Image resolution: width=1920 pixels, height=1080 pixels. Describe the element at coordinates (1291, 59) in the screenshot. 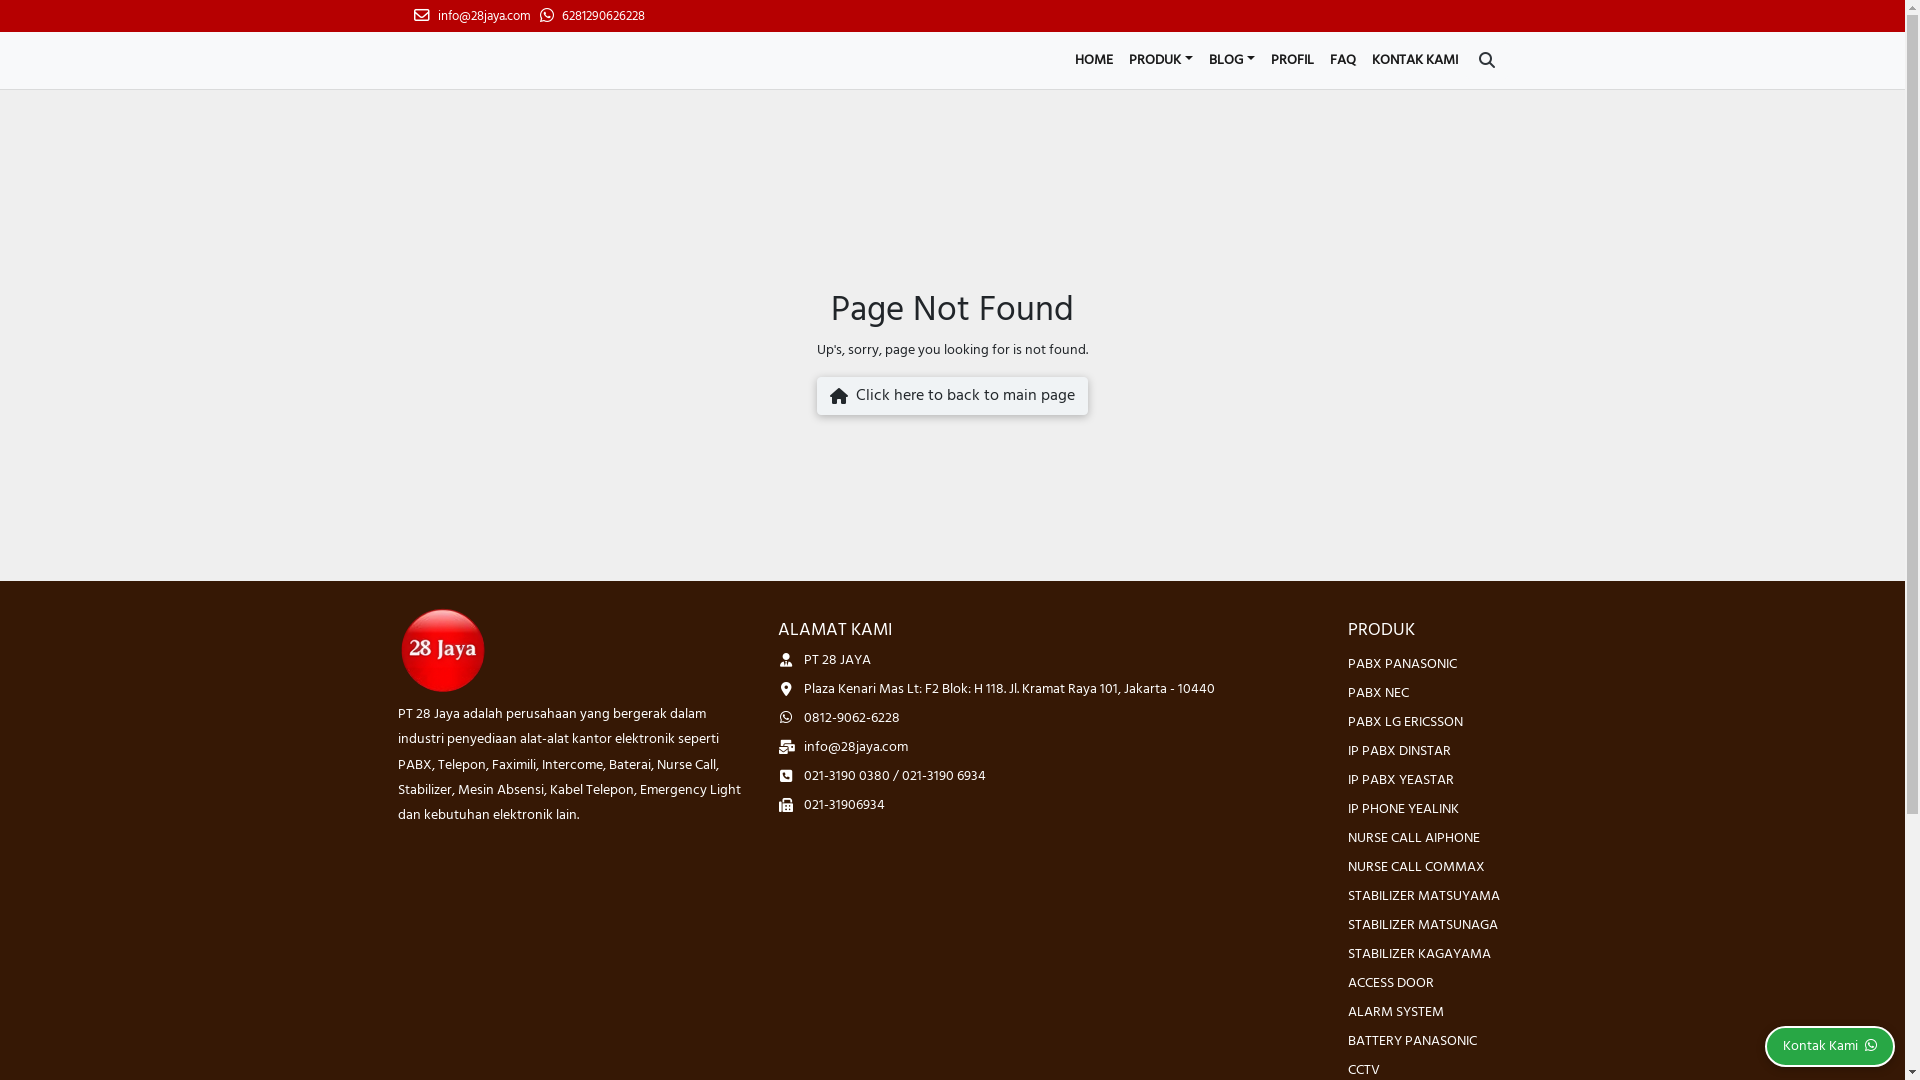

I see `'PROFIL'` at that location.